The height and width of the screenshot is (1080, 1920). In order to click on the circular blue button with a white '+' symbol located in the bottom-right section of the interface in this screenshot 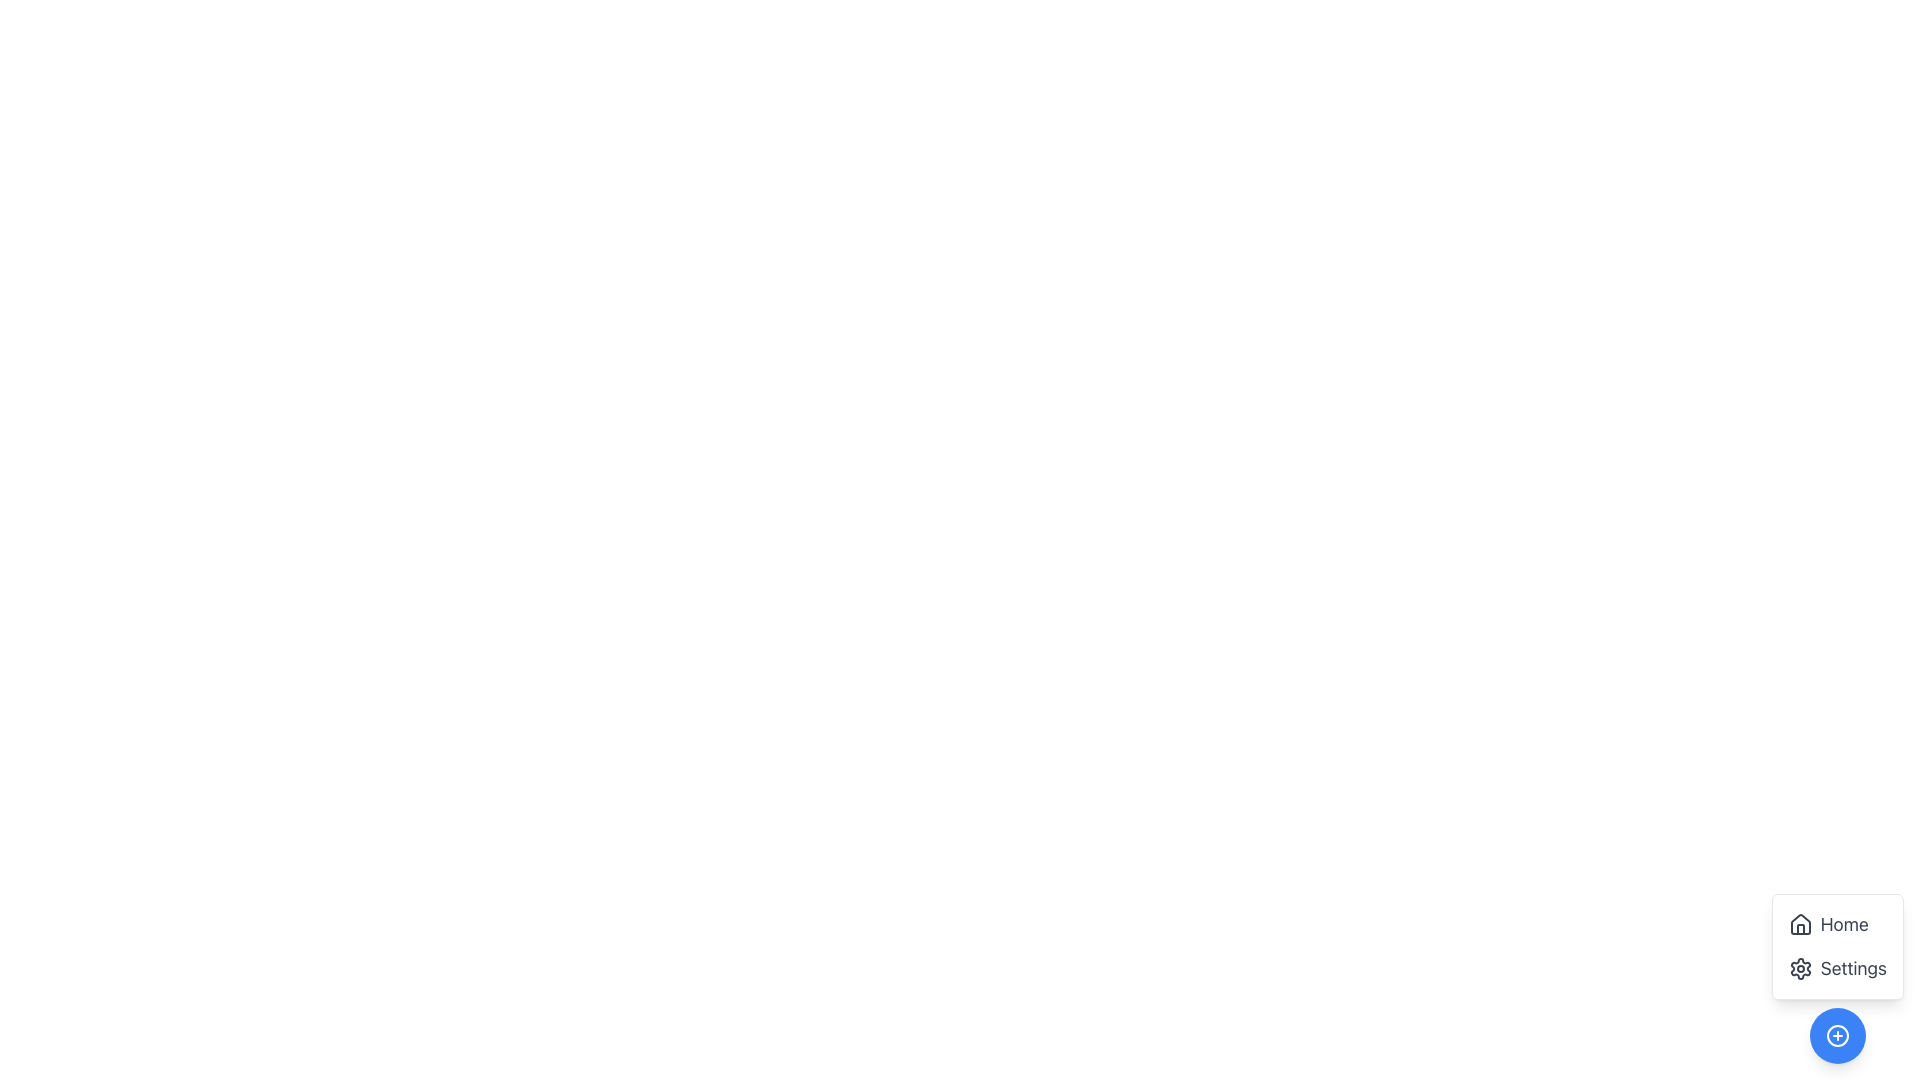, I will do `click(1837, 1035)`.